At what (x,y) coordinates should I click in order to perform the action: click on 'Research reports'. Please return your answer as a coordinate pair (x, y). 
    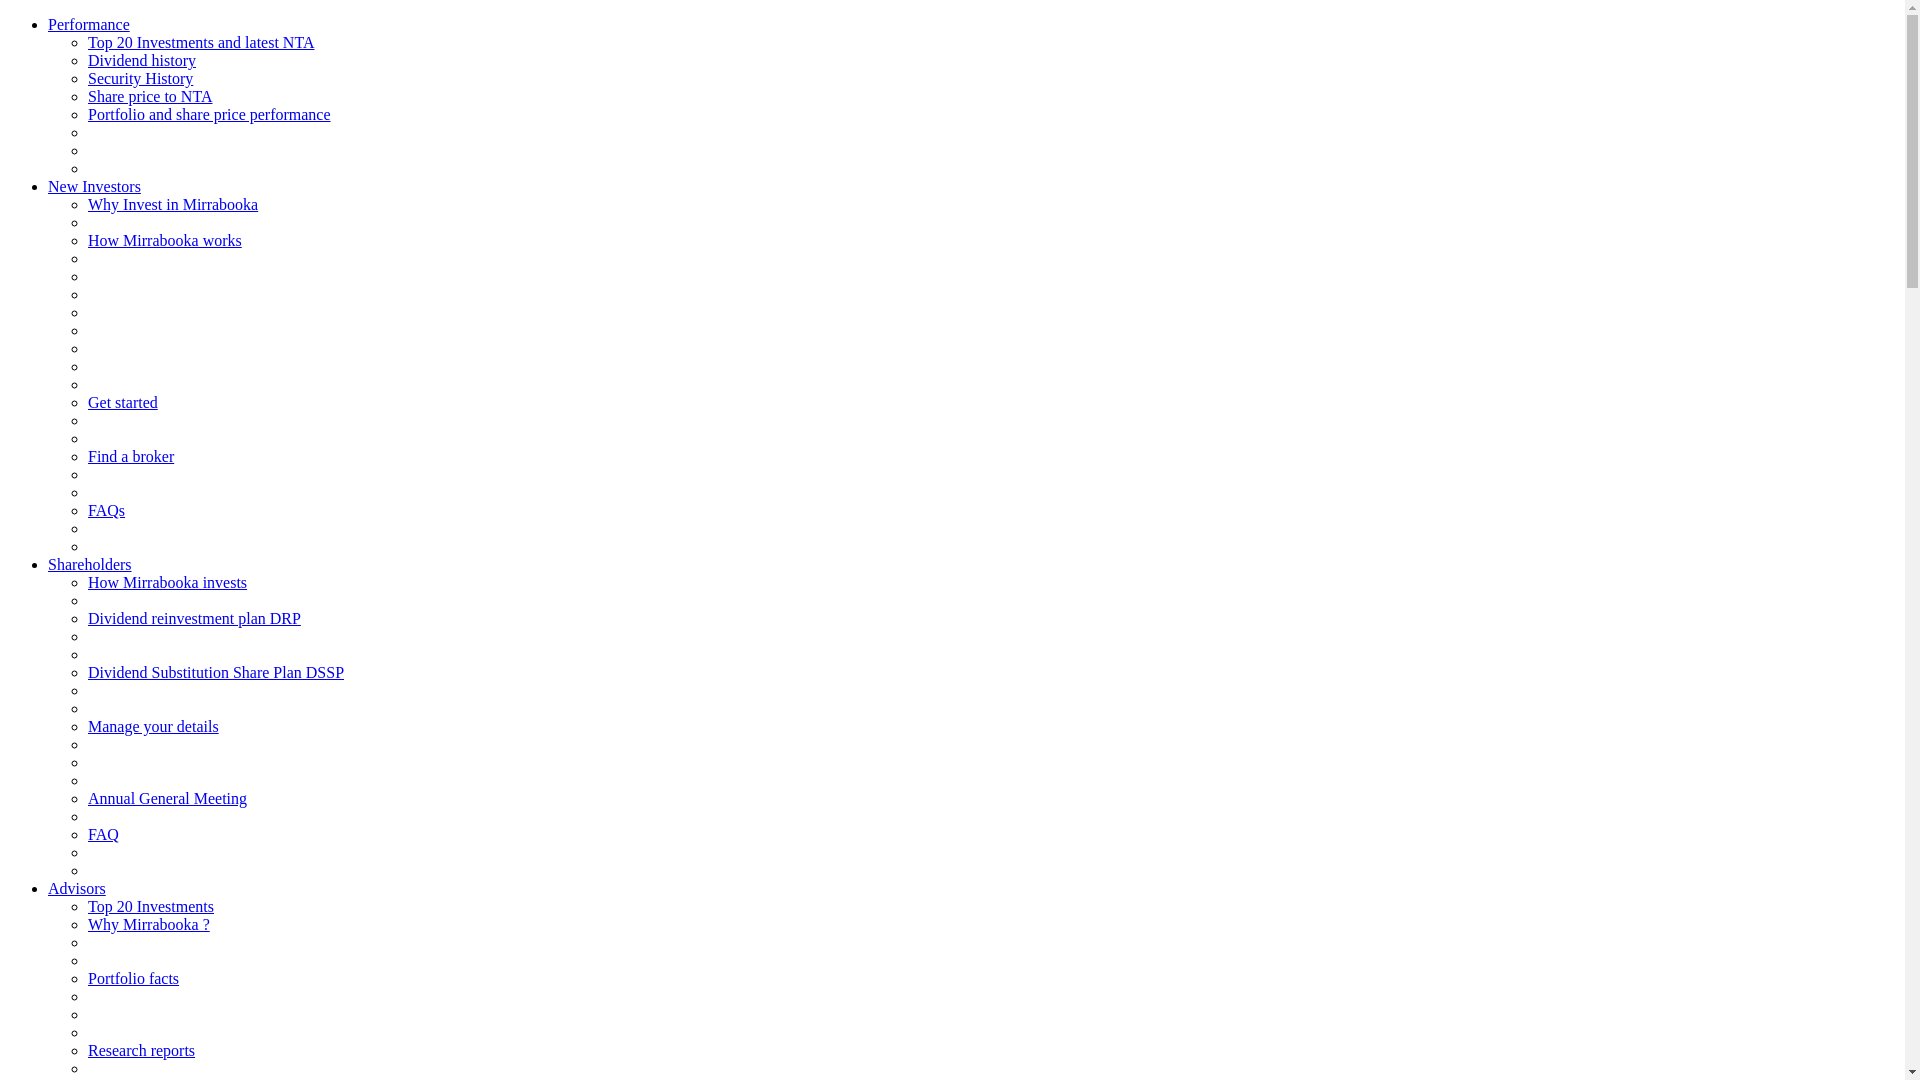
    Looking at the image, I should click on (140, 1049).